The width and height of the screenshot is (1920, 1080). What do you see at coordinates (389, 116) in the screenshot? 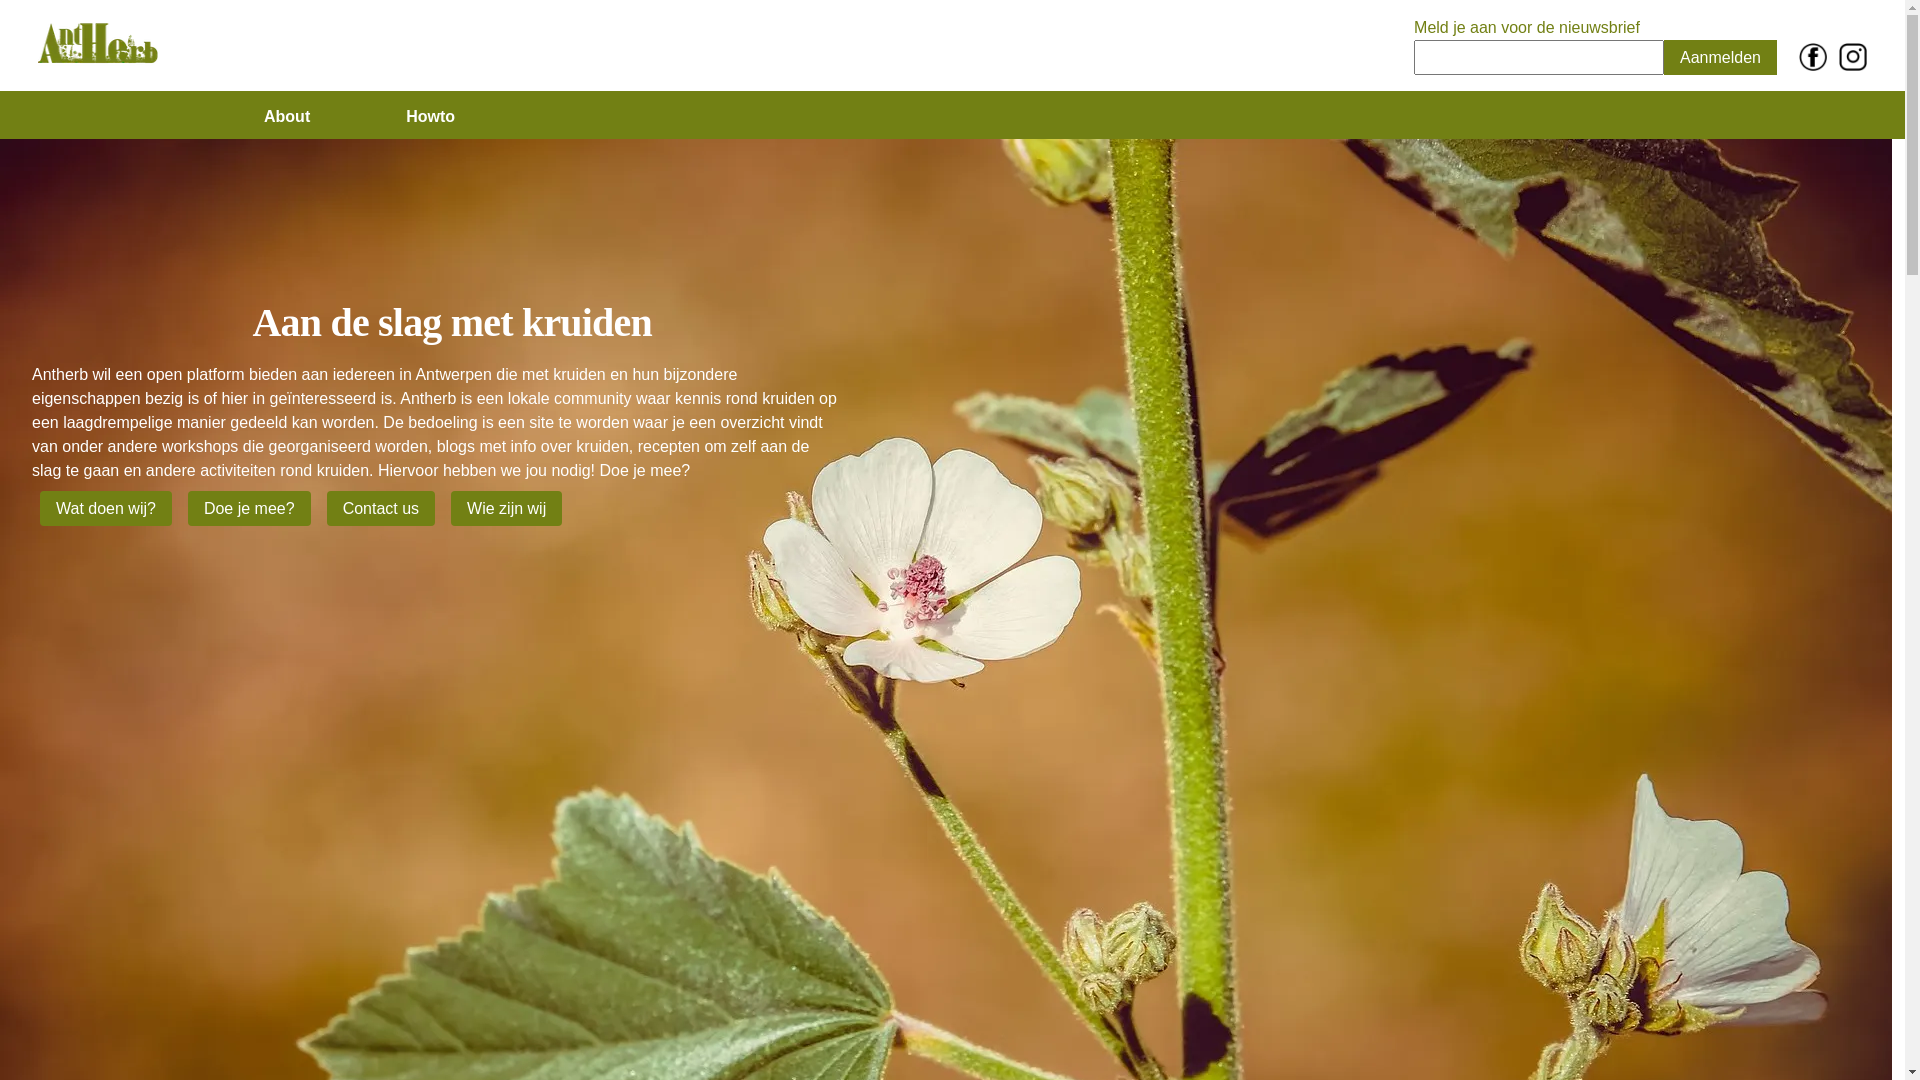
I see `'Howto'` at bounding box center [389, 116].